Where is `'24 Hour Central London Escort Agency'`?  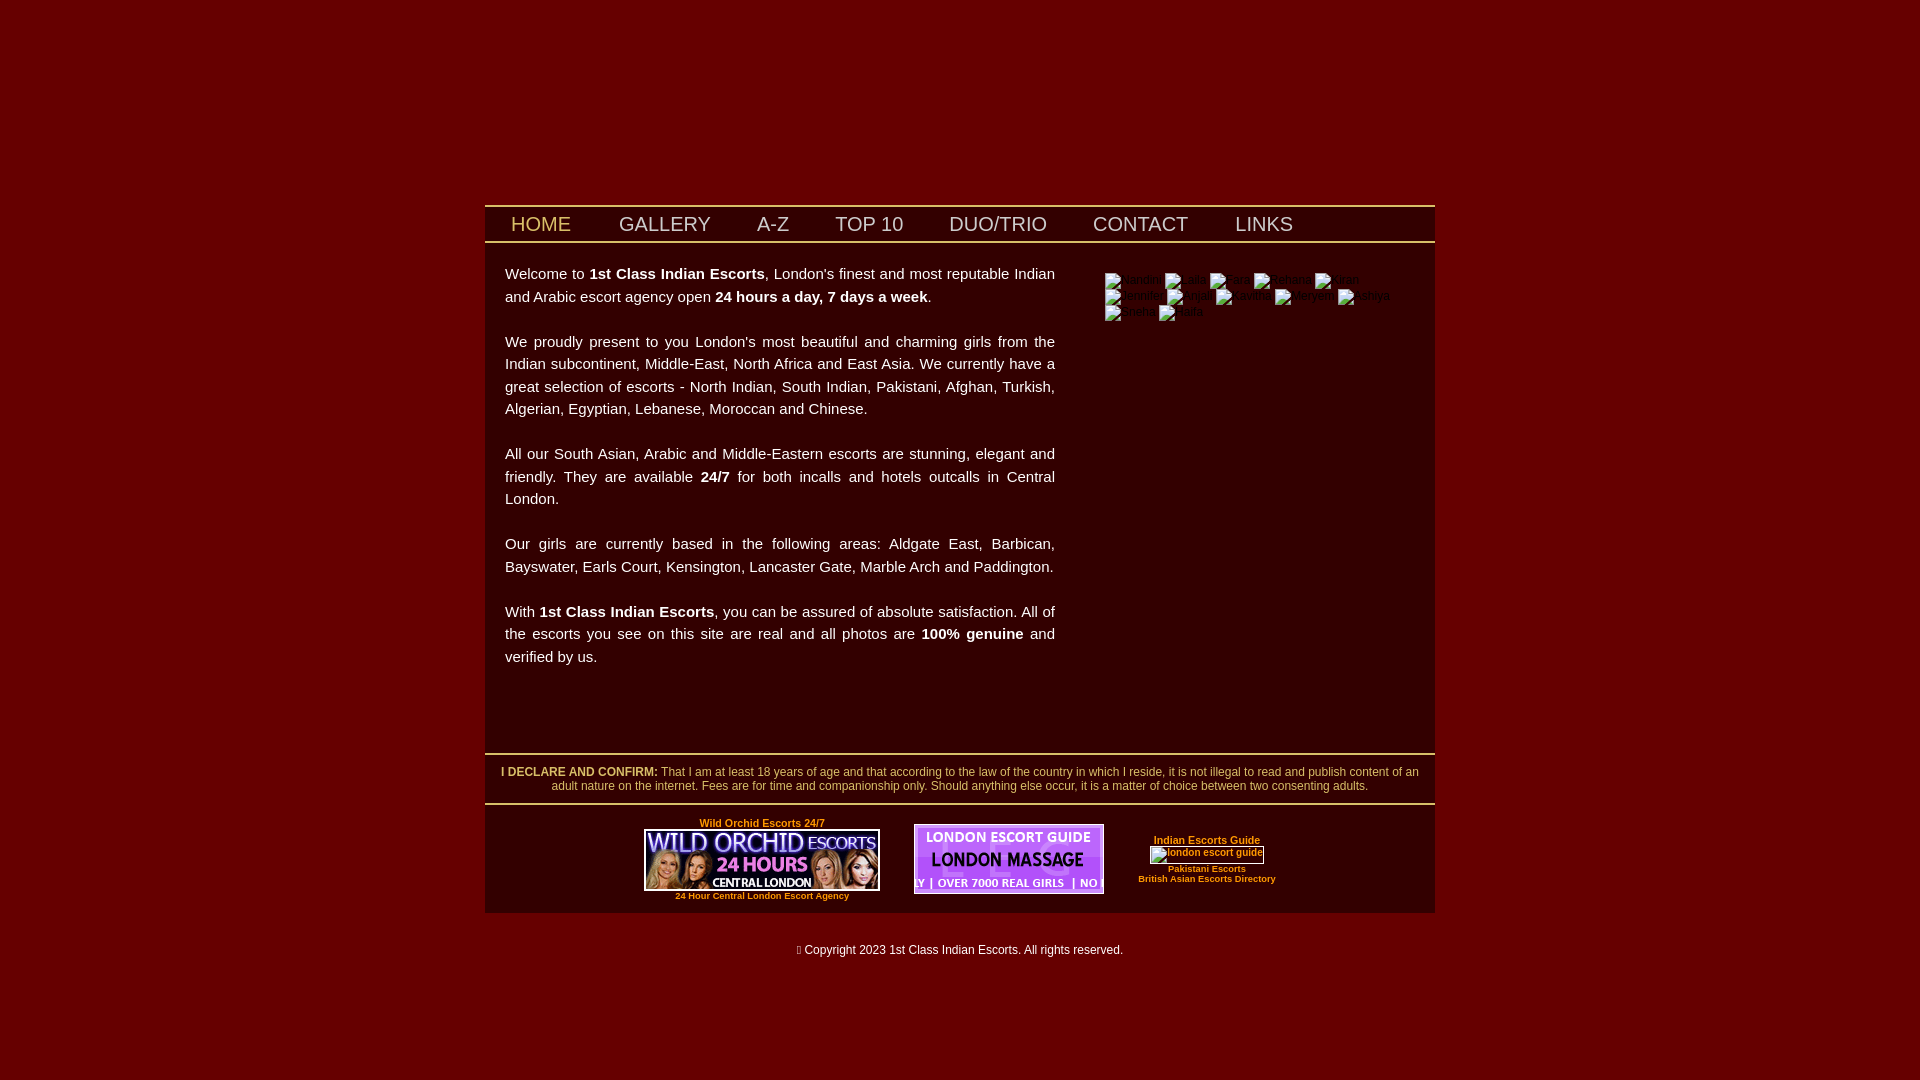 '24 Hour Central London Escort Agency' is located at coordinates (761, 894).